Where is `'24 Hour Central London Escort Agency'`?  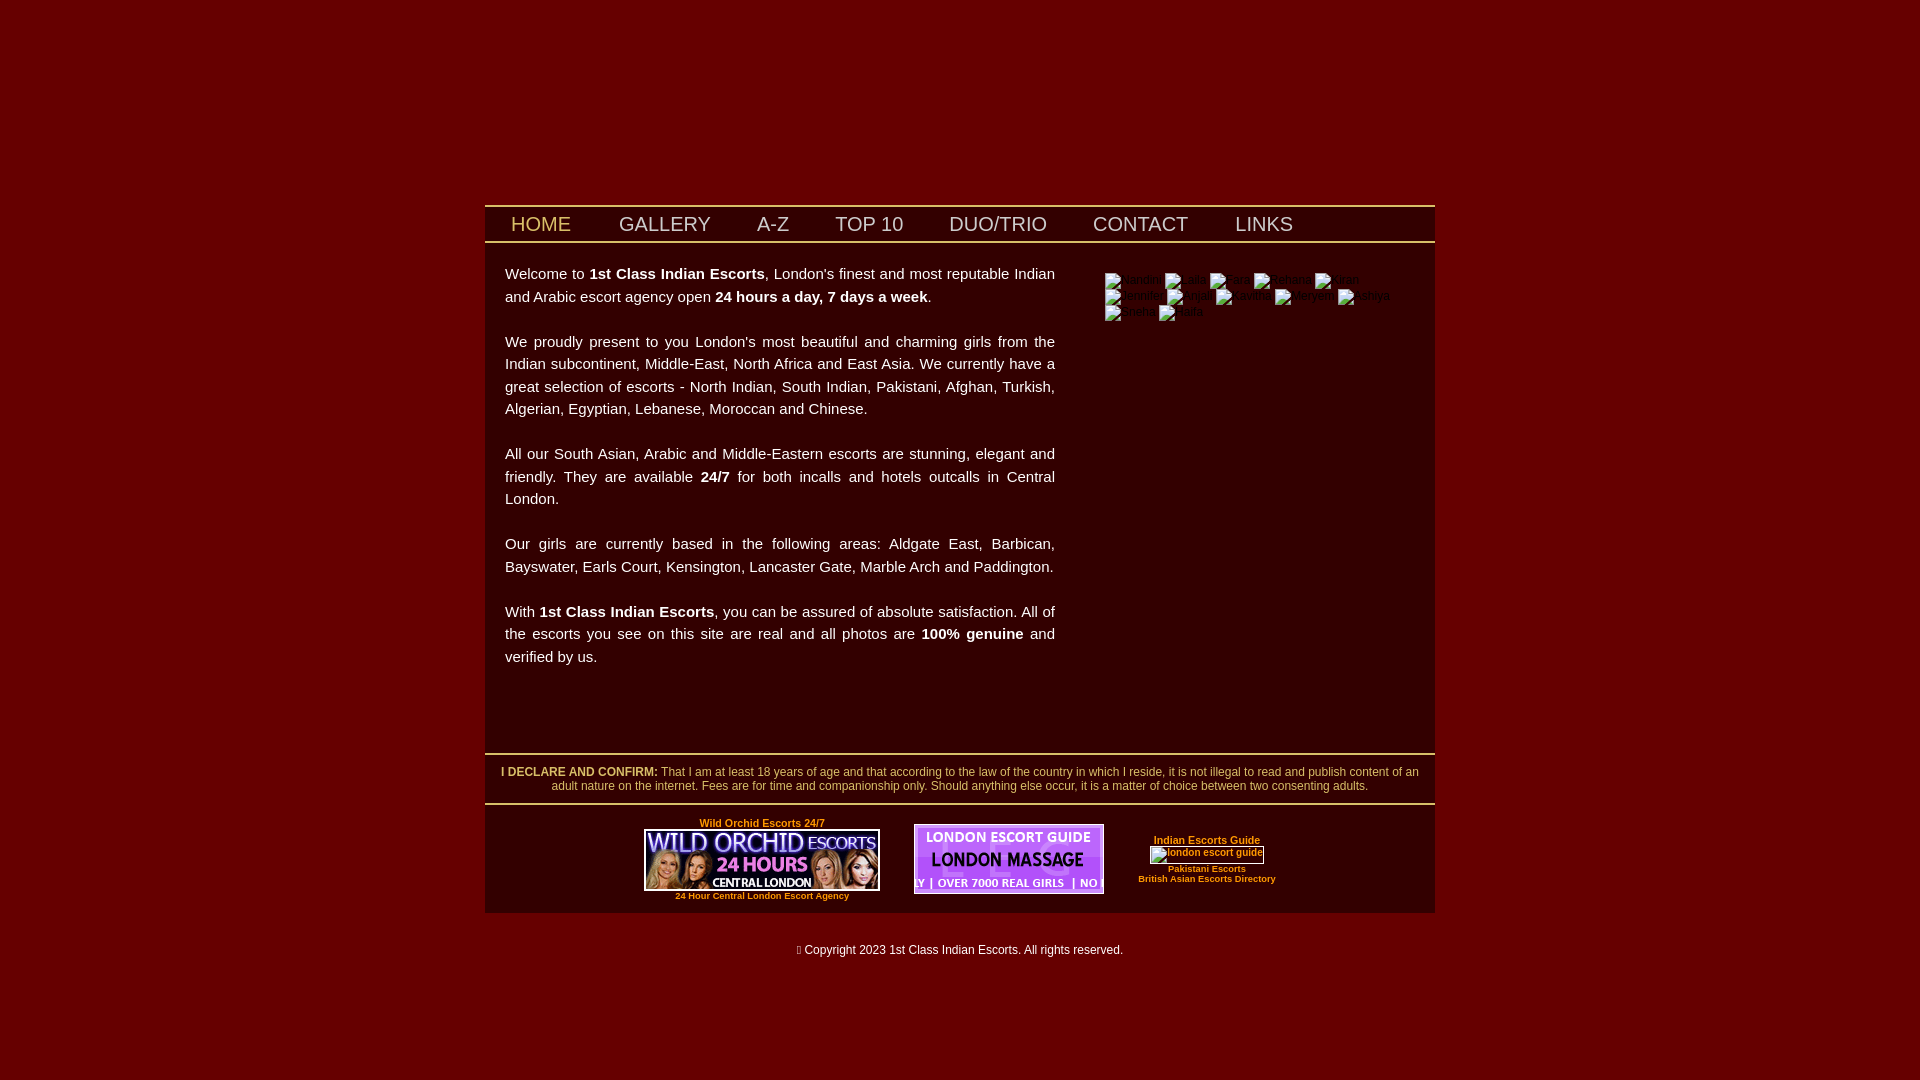 '24 Hour Central London Escort Agency' is located at coordinates (761, 894).